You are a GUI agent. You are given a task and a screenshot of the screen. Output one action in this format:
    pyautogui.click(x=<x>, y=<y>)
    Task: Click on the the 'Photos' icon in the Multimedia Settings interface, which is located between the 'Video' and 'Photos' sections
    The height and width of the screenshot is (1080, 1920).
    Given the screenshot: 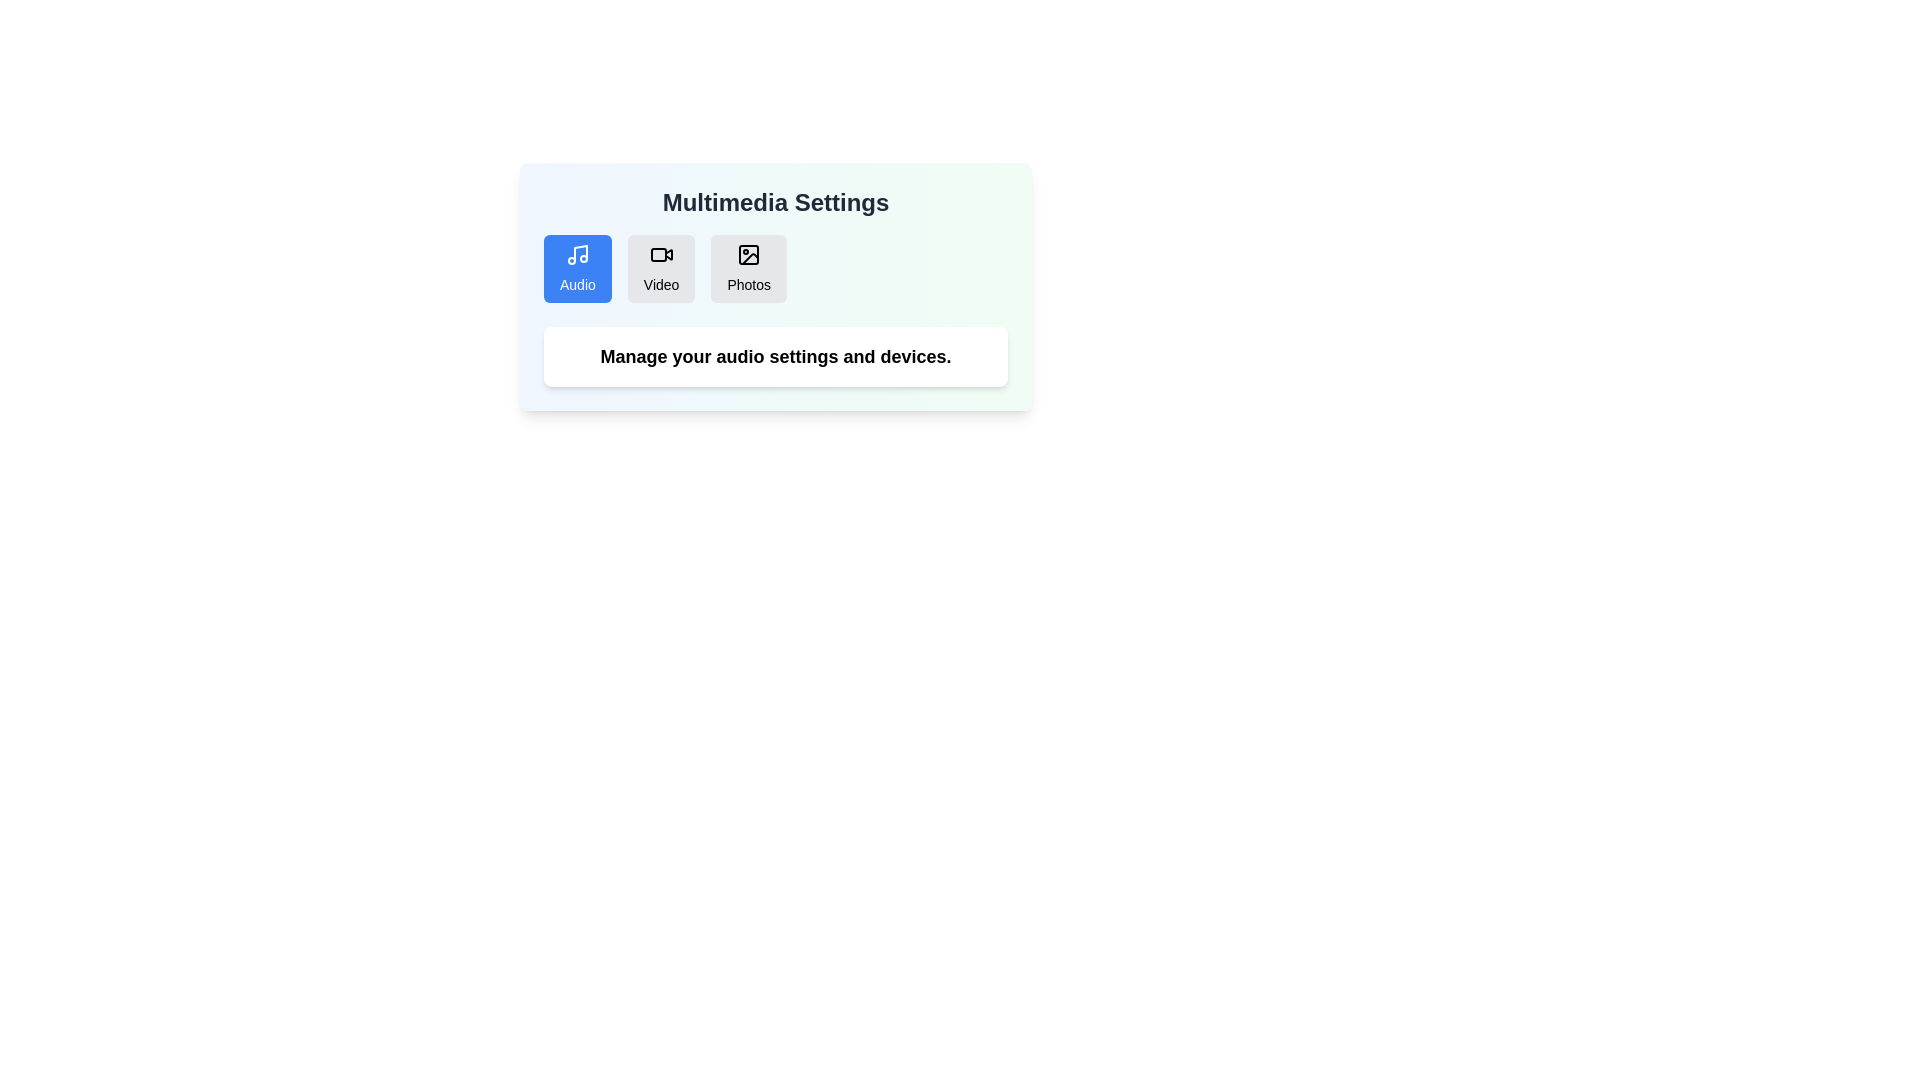 What is the action you would take?
    pyautogui.click(x=748, y=253)
    